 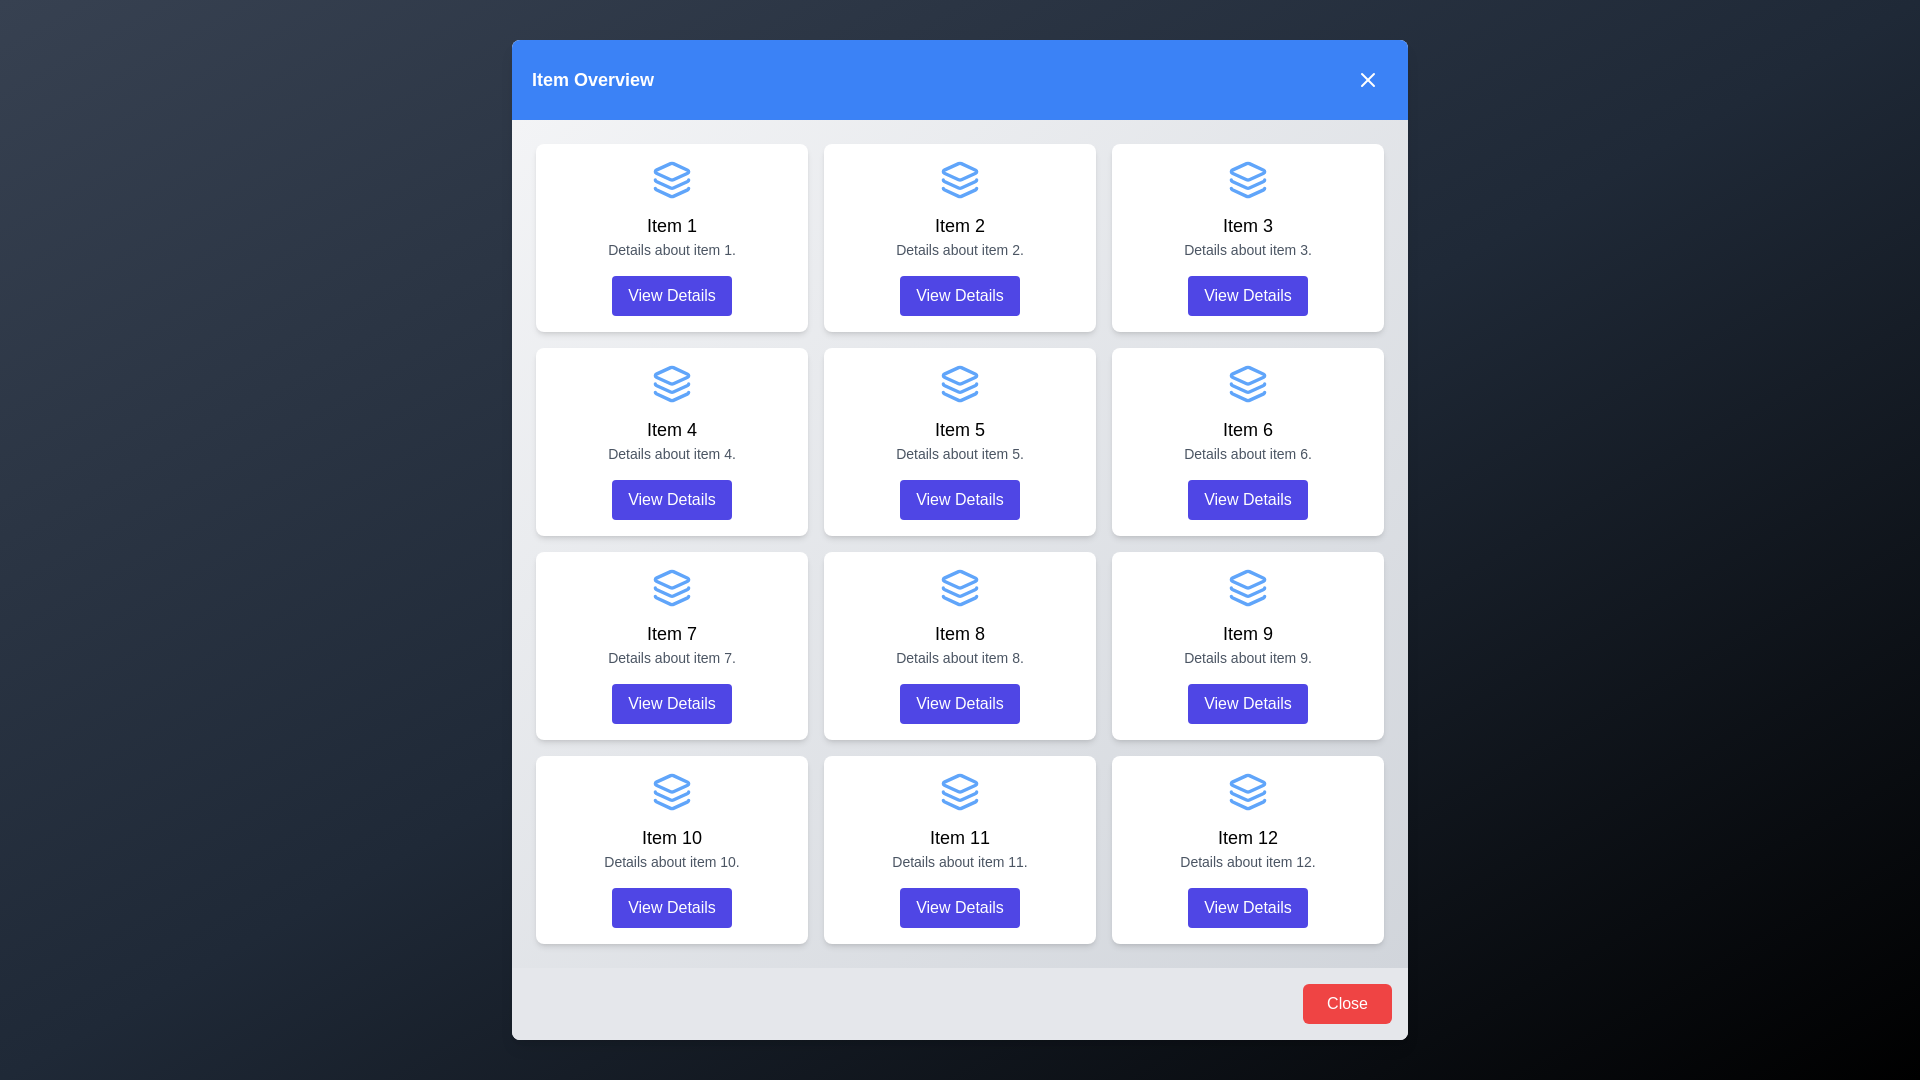 I want to click on close button in the top-right corner of the dialog, so click(x=1367, y=79).